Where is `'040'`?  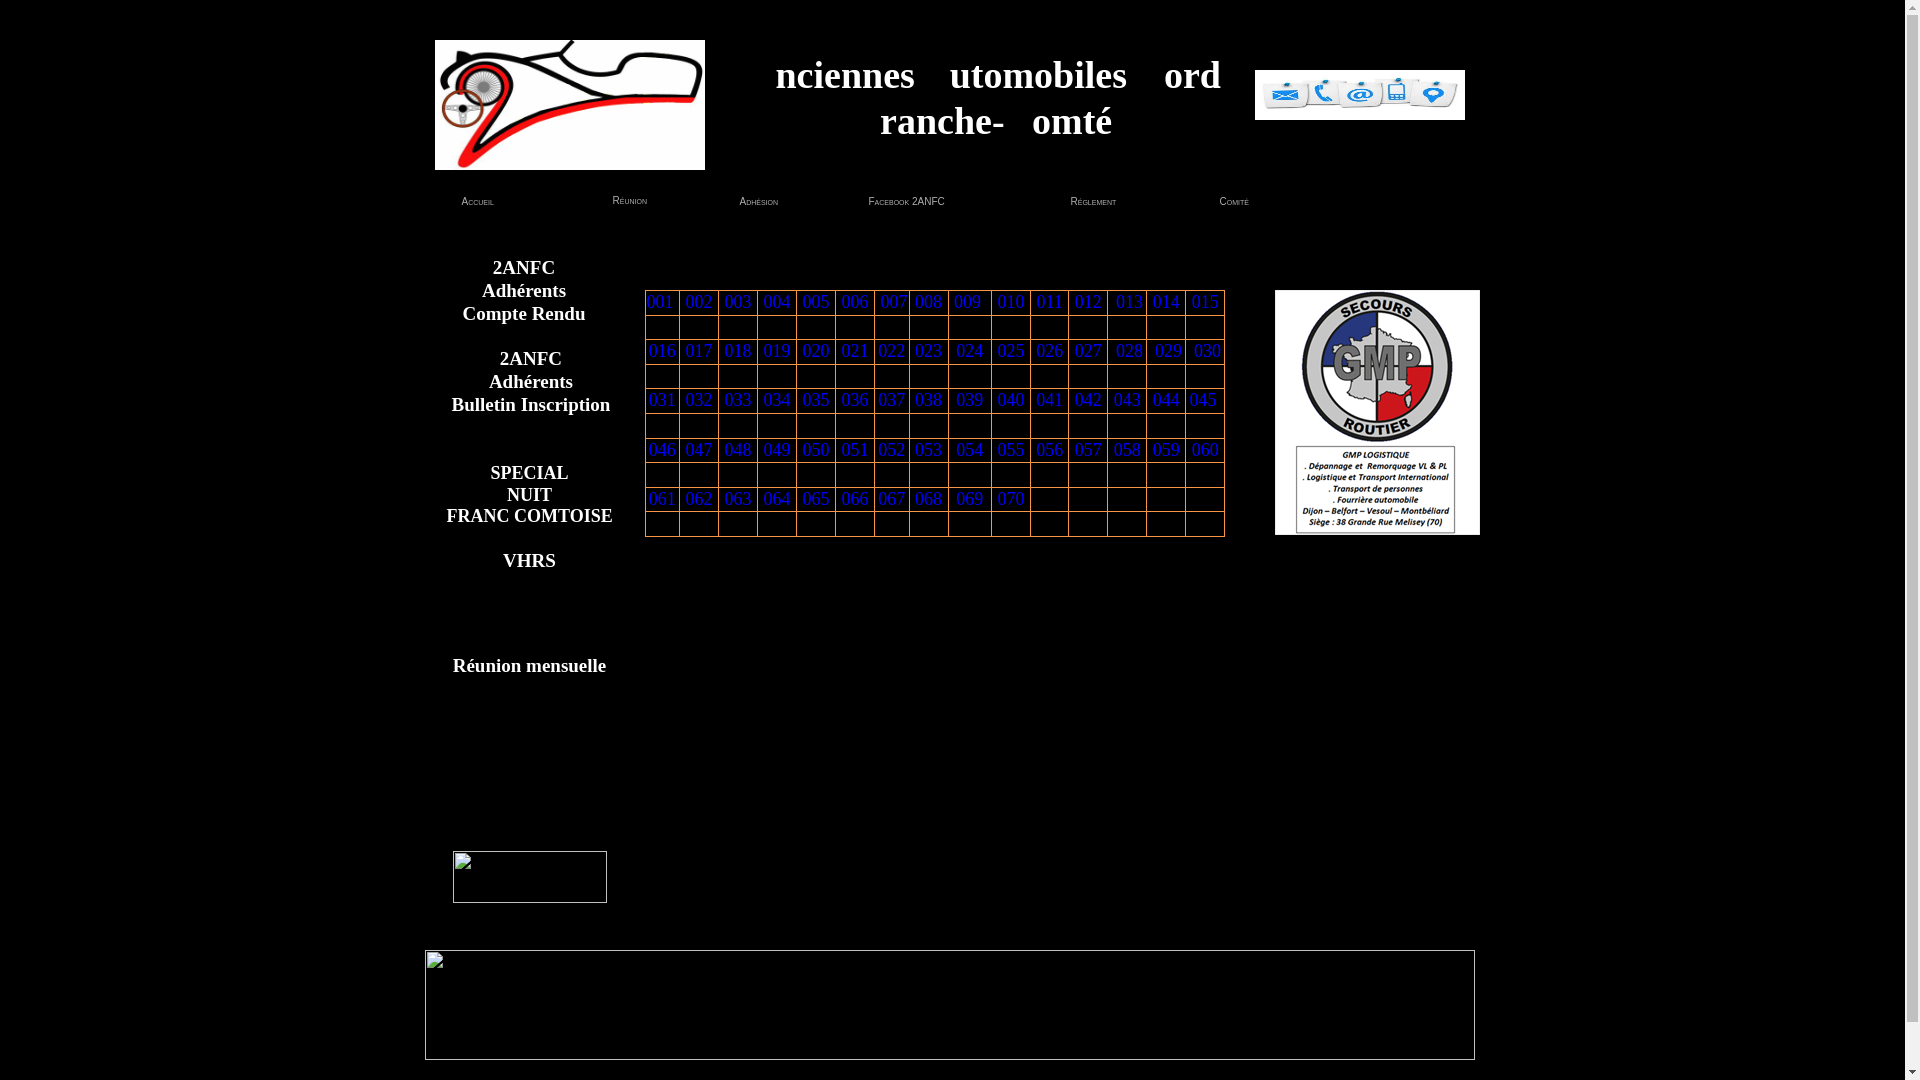 '040' is located at coordinates (1011, 400).